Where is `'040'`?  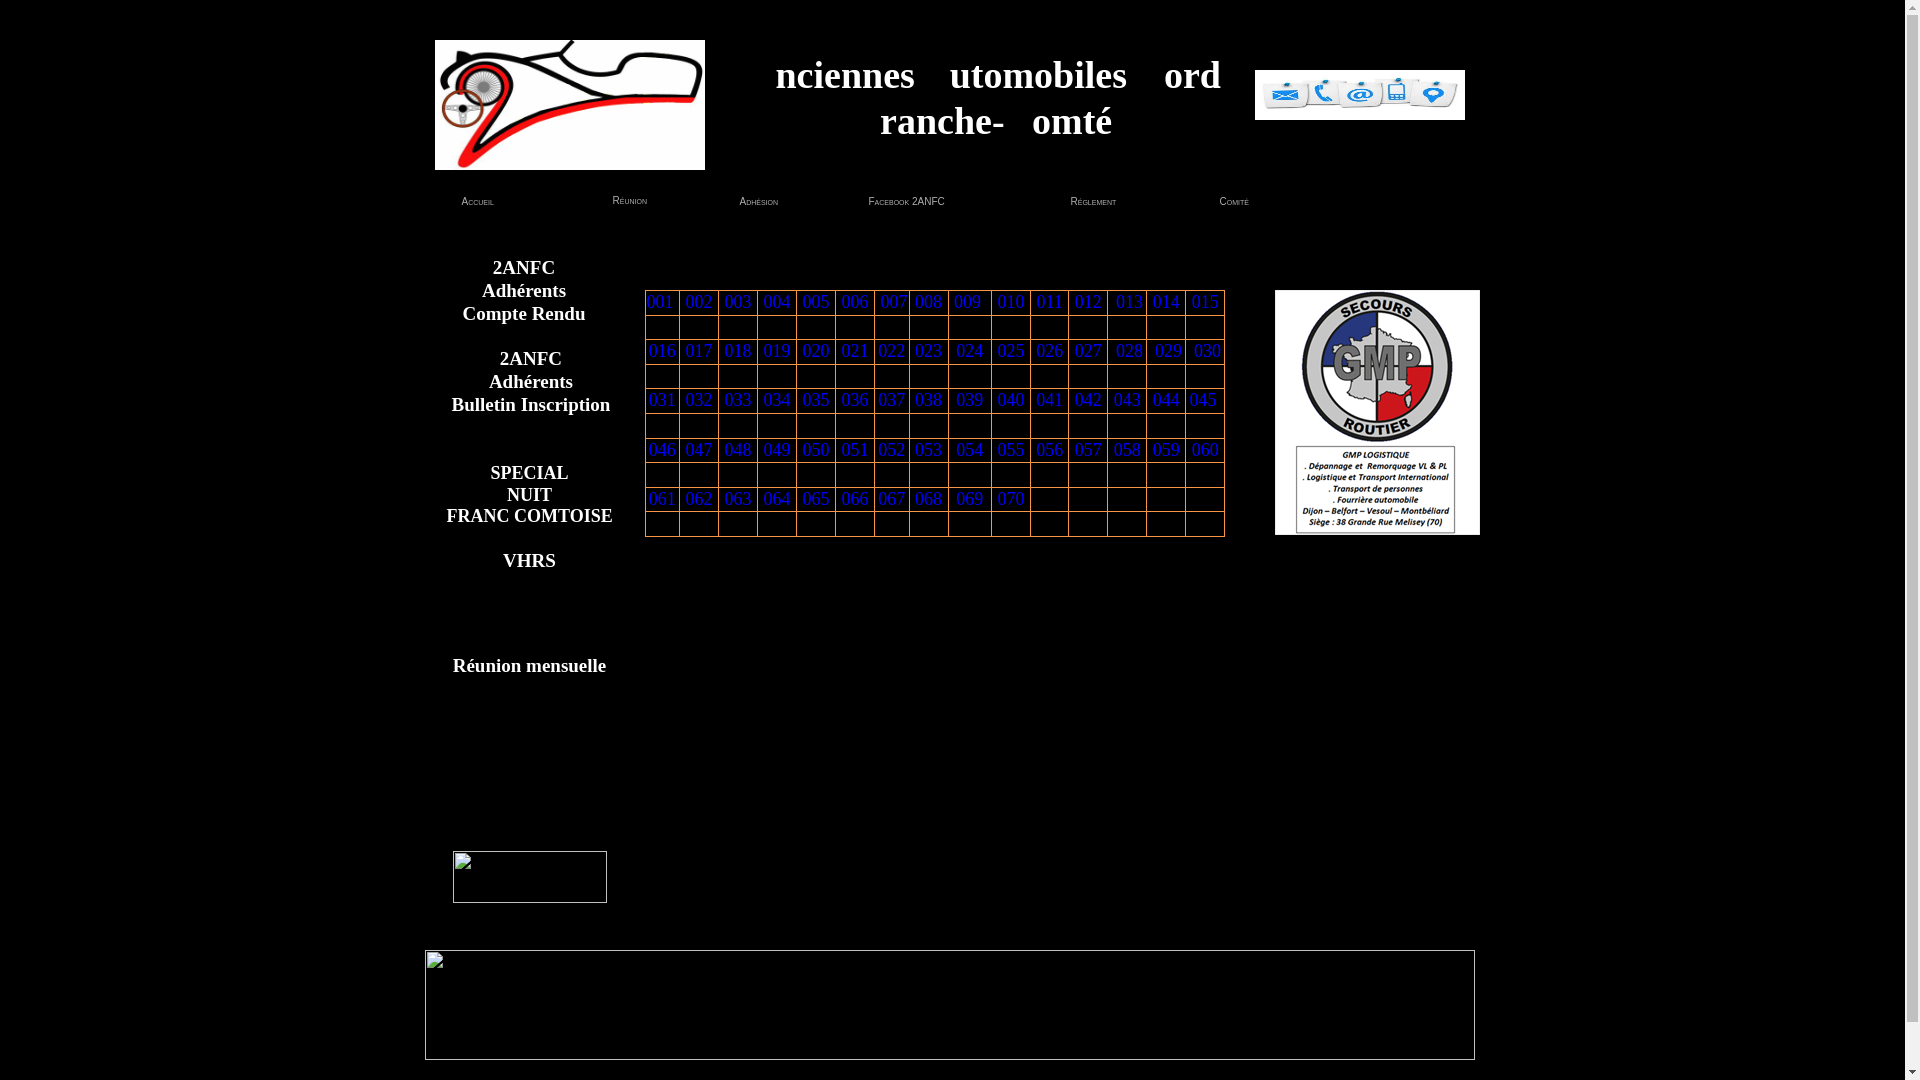 '040' is located at coordinates (1011, 400).